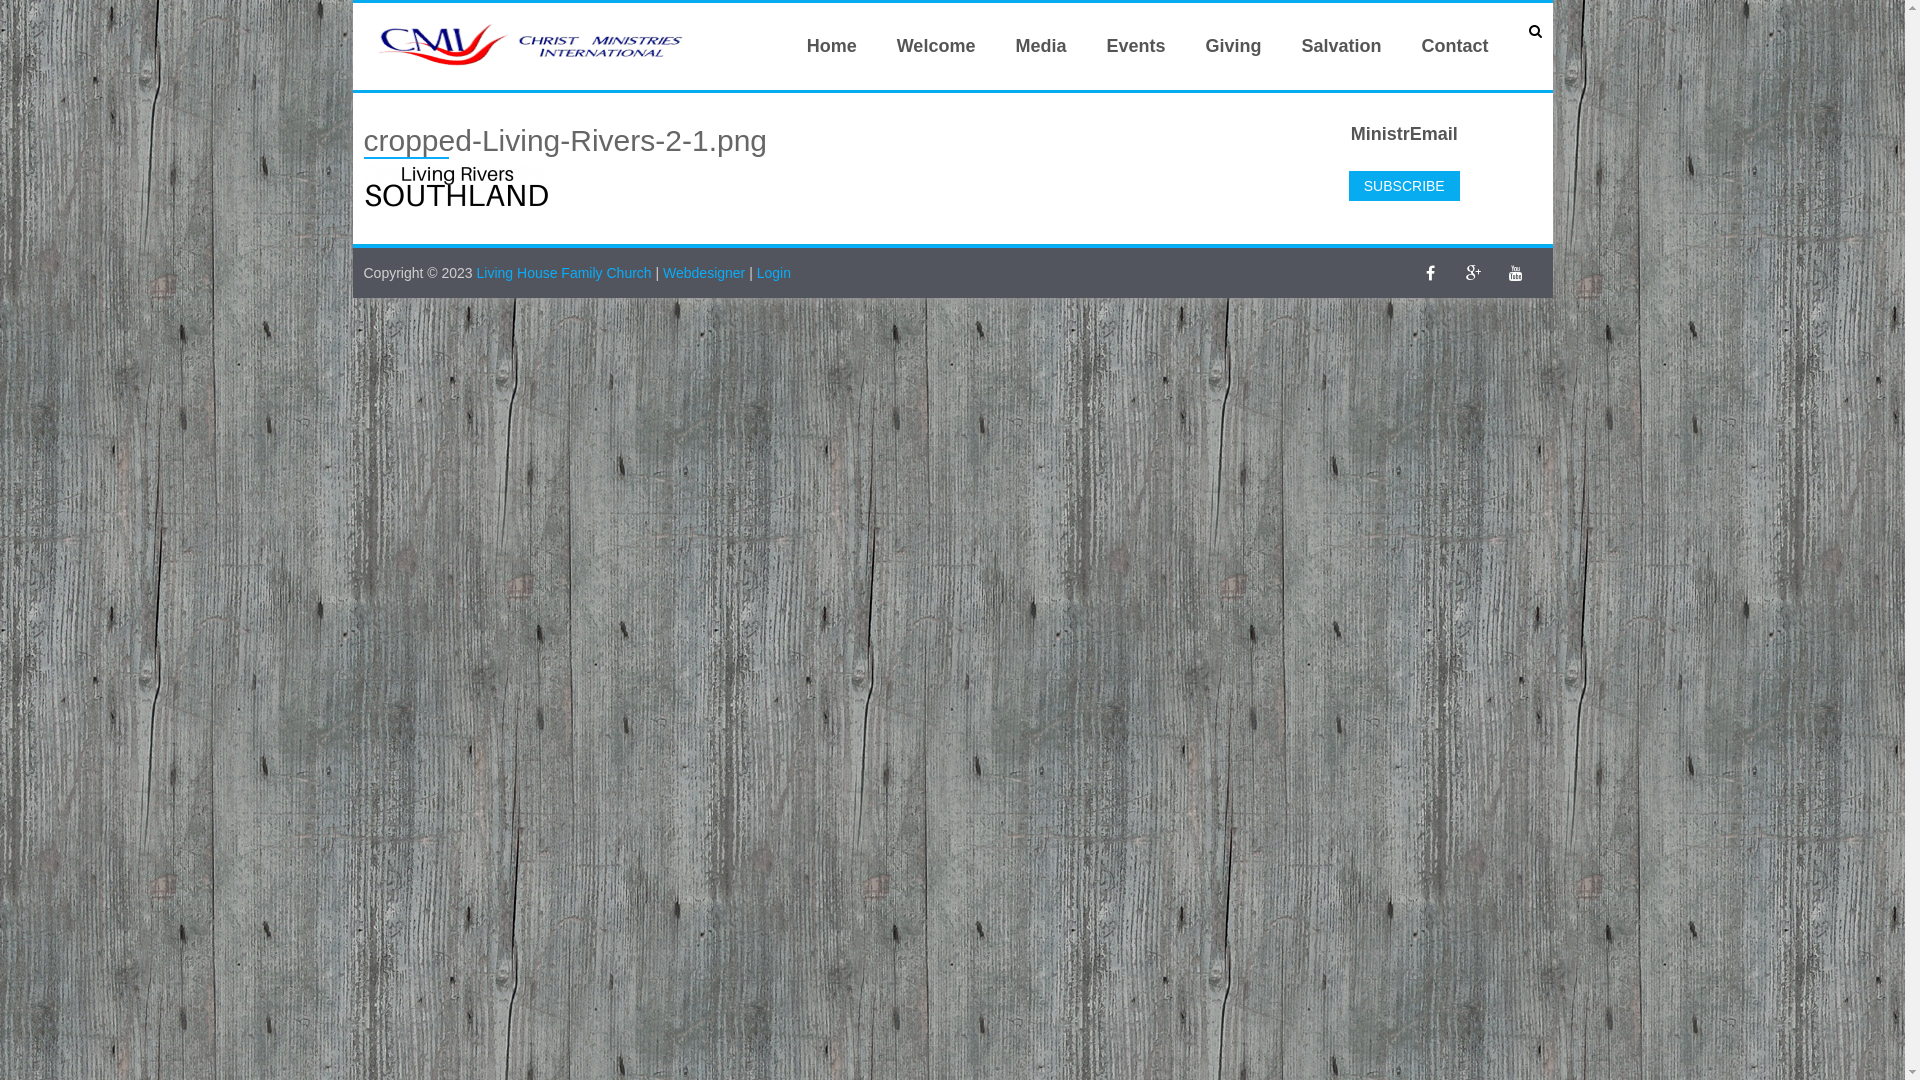 This screenshot has height=1080, width=1920. What do you see at coordinates (1232, 45) in the screenshot?
I see `'Giving'` at bounding box center [1232, 45].